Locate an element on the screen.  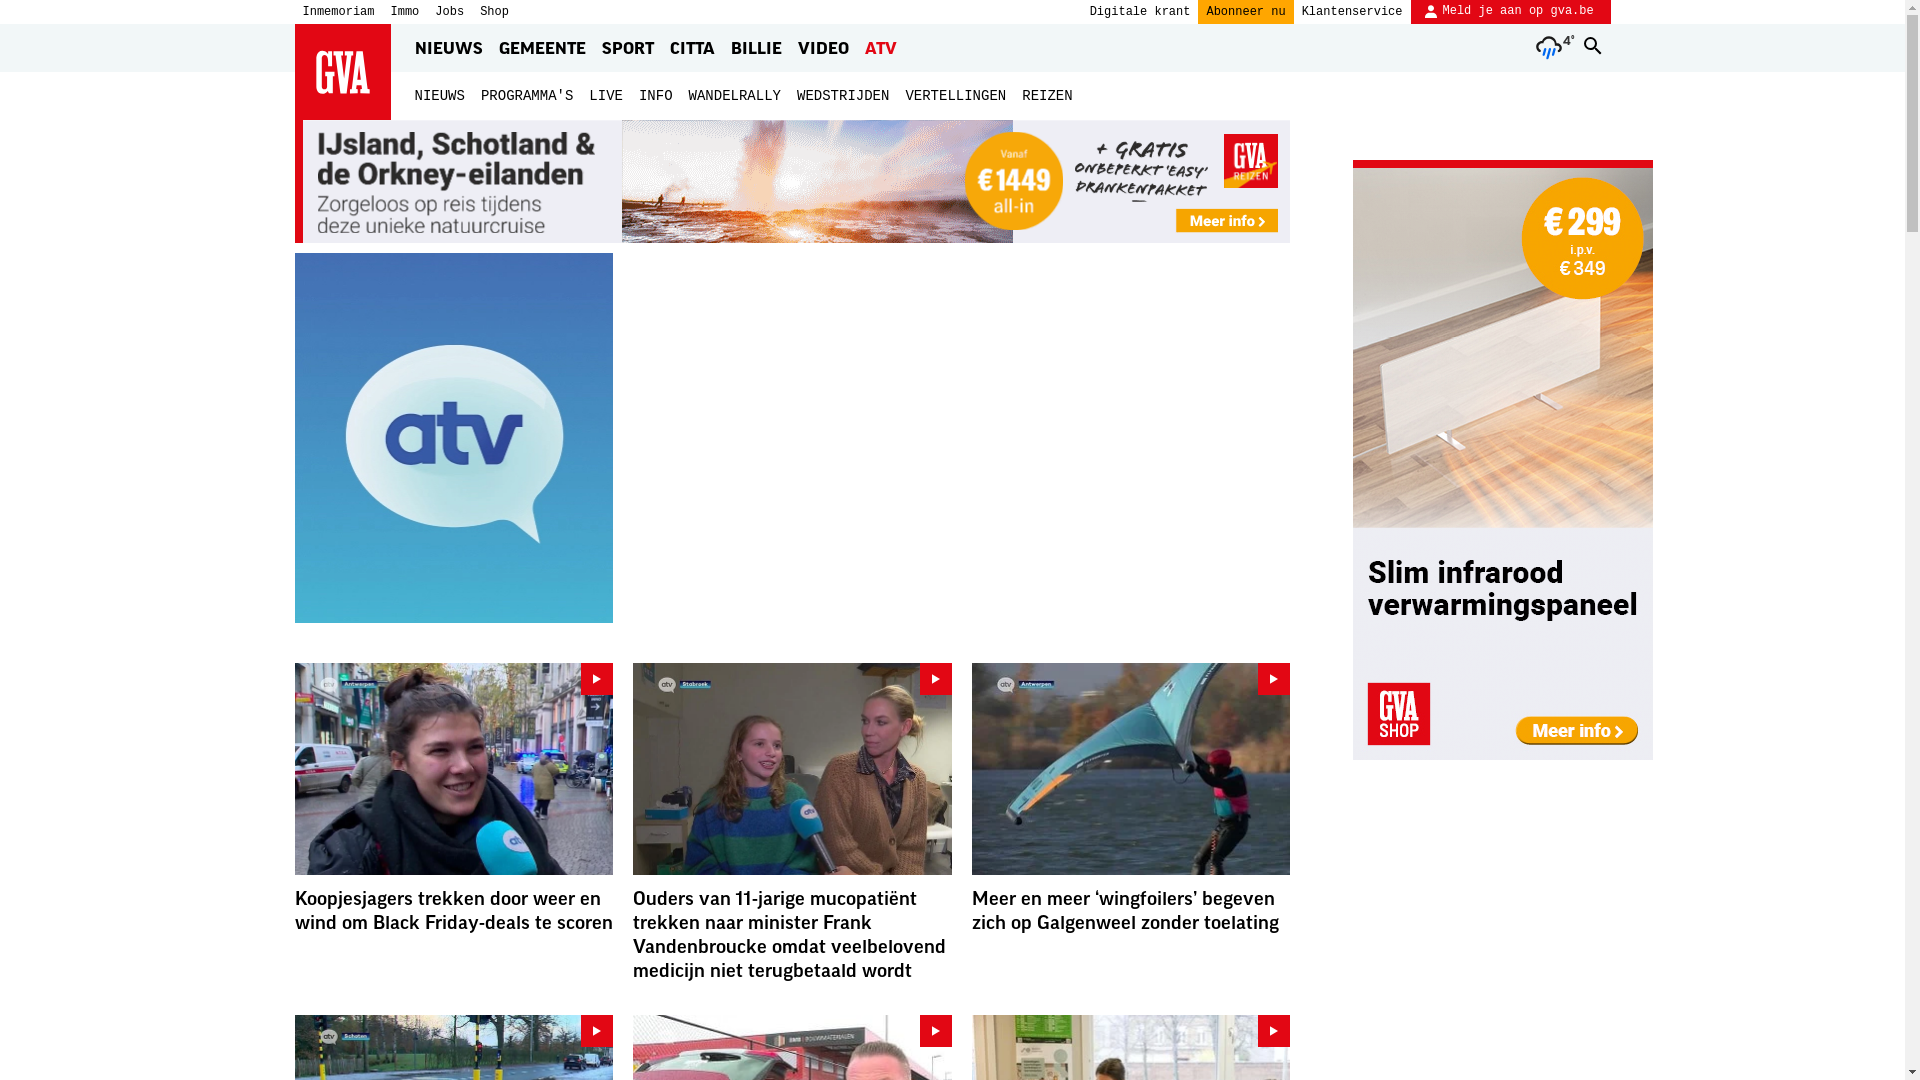
'LIVE' is located at coordinates (604, 96).